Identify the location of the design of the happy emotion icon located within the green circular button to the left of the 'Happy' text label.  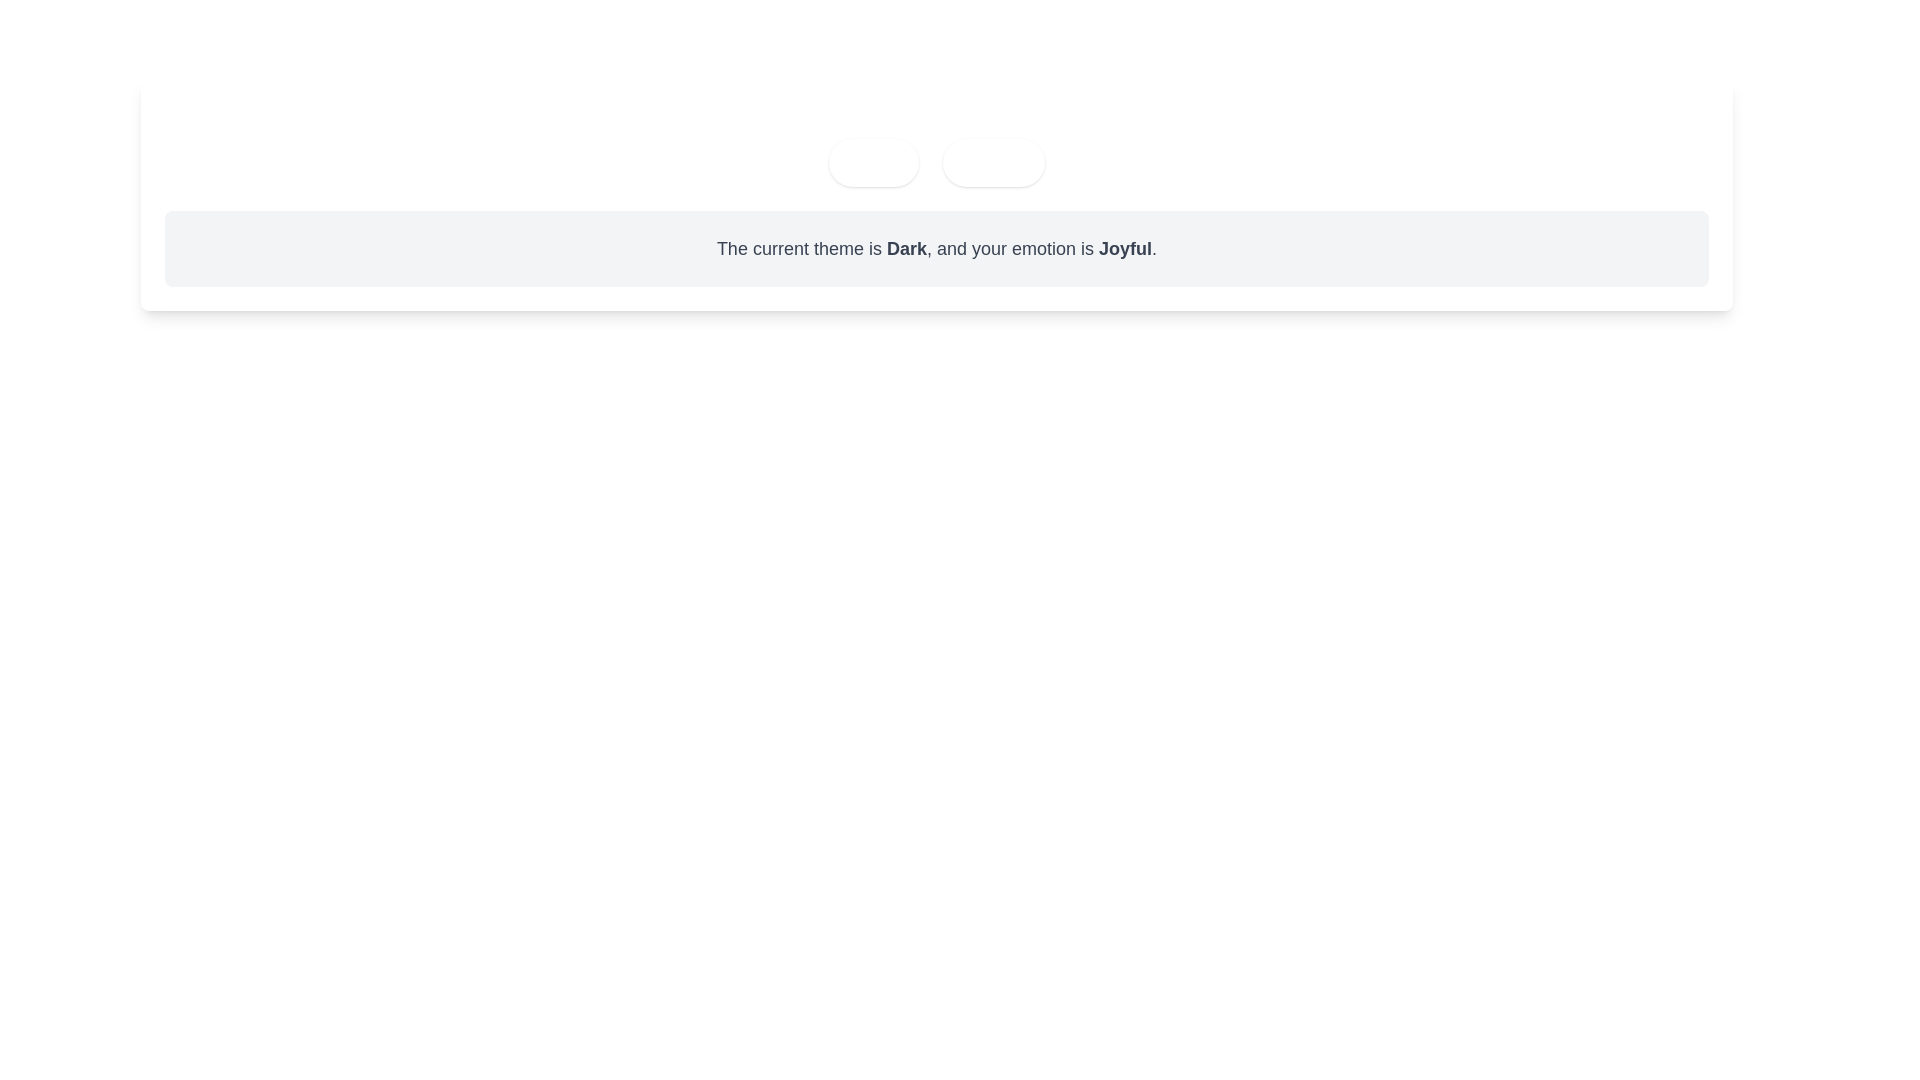
(966, 161).